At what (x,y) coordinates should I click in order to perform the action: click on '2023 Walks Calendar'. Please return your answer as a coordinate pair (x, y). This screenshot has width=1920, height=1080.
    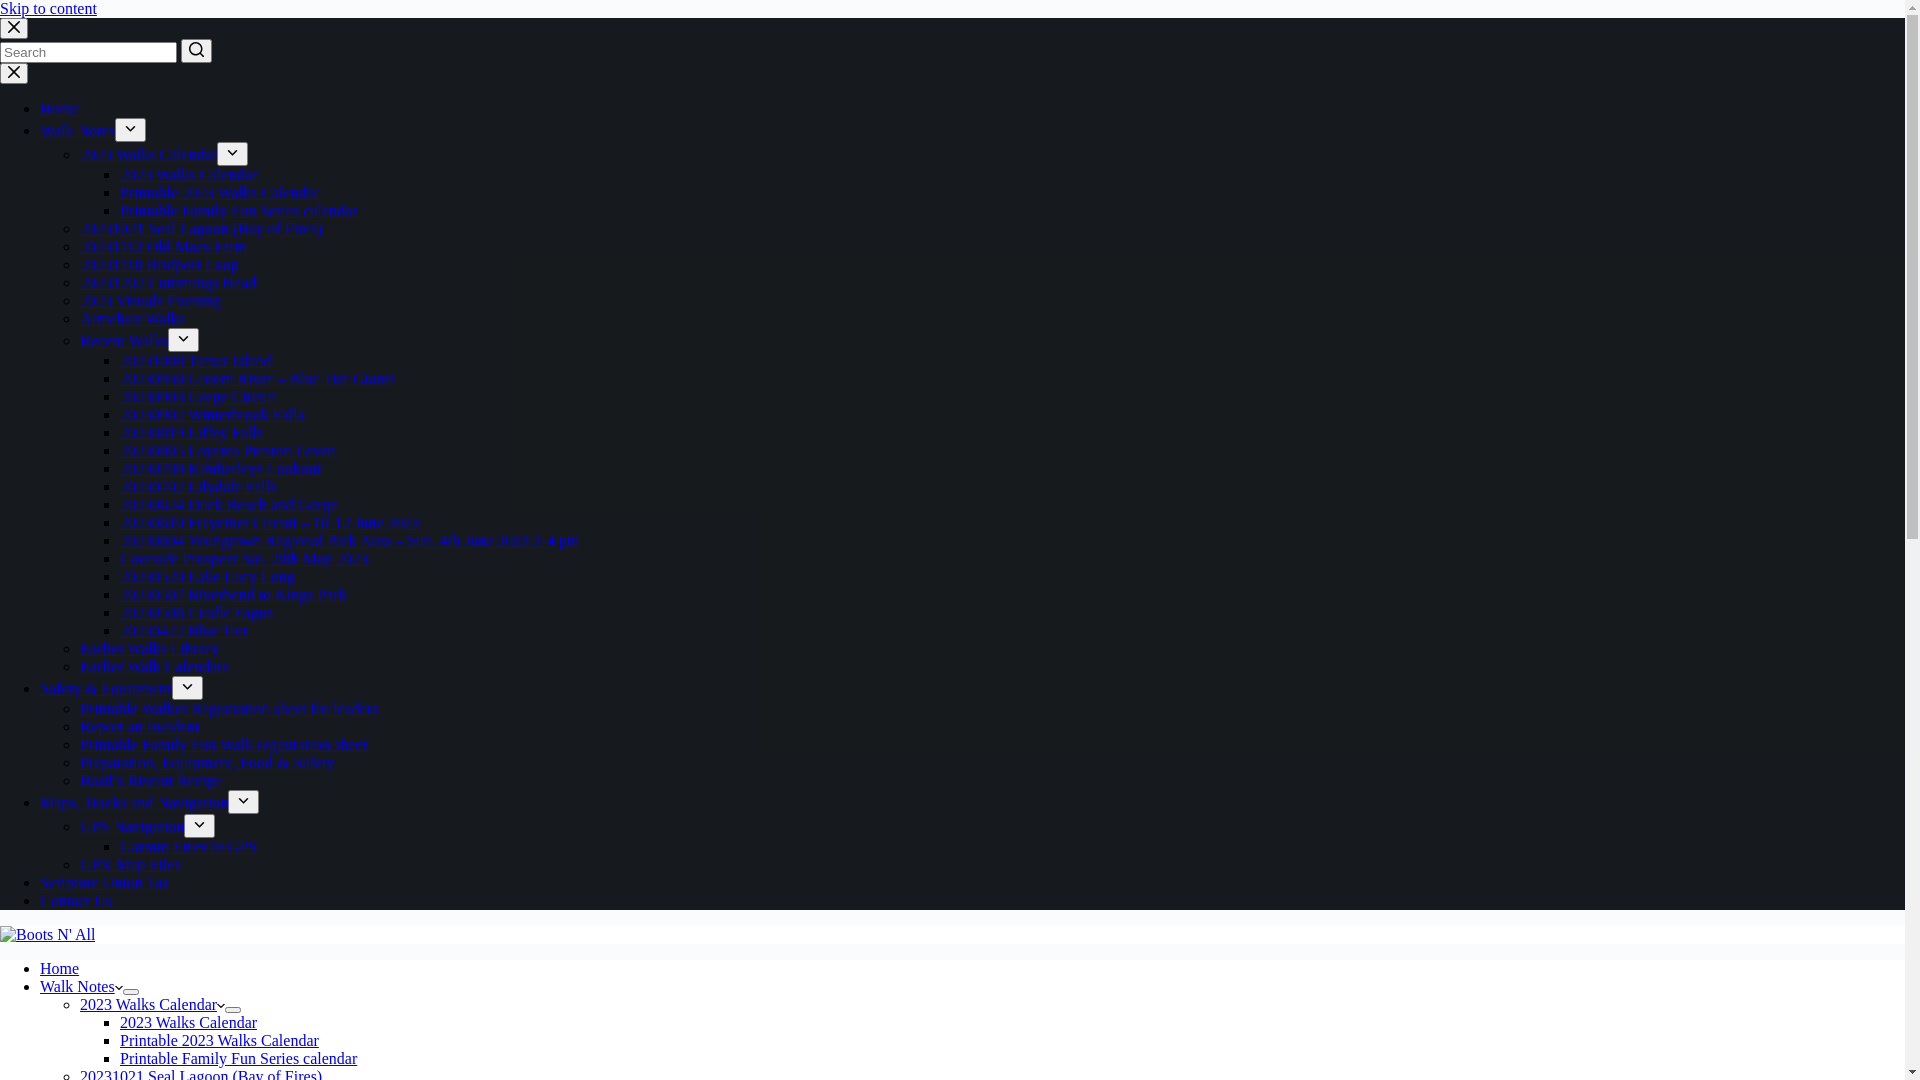
    Looking at the image, I should click on (151, 1004).